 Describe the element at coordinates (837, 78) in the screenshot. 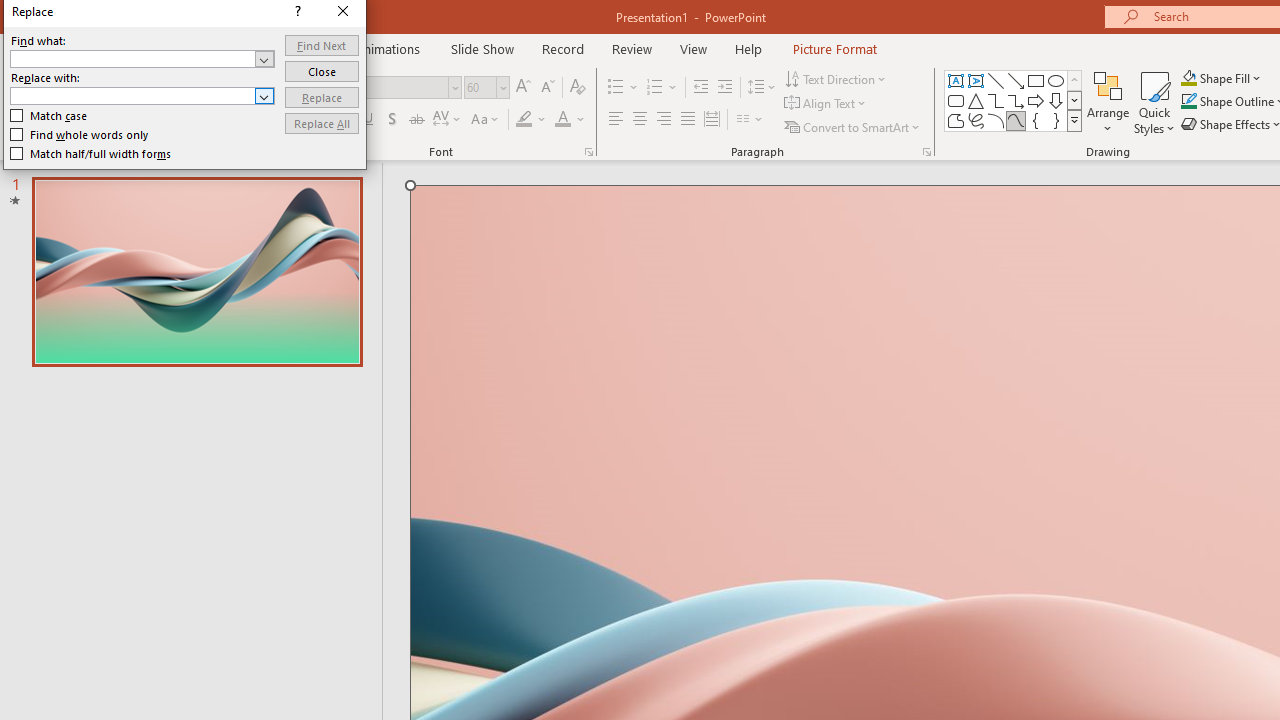

I see `'Text Direction'` at that location.